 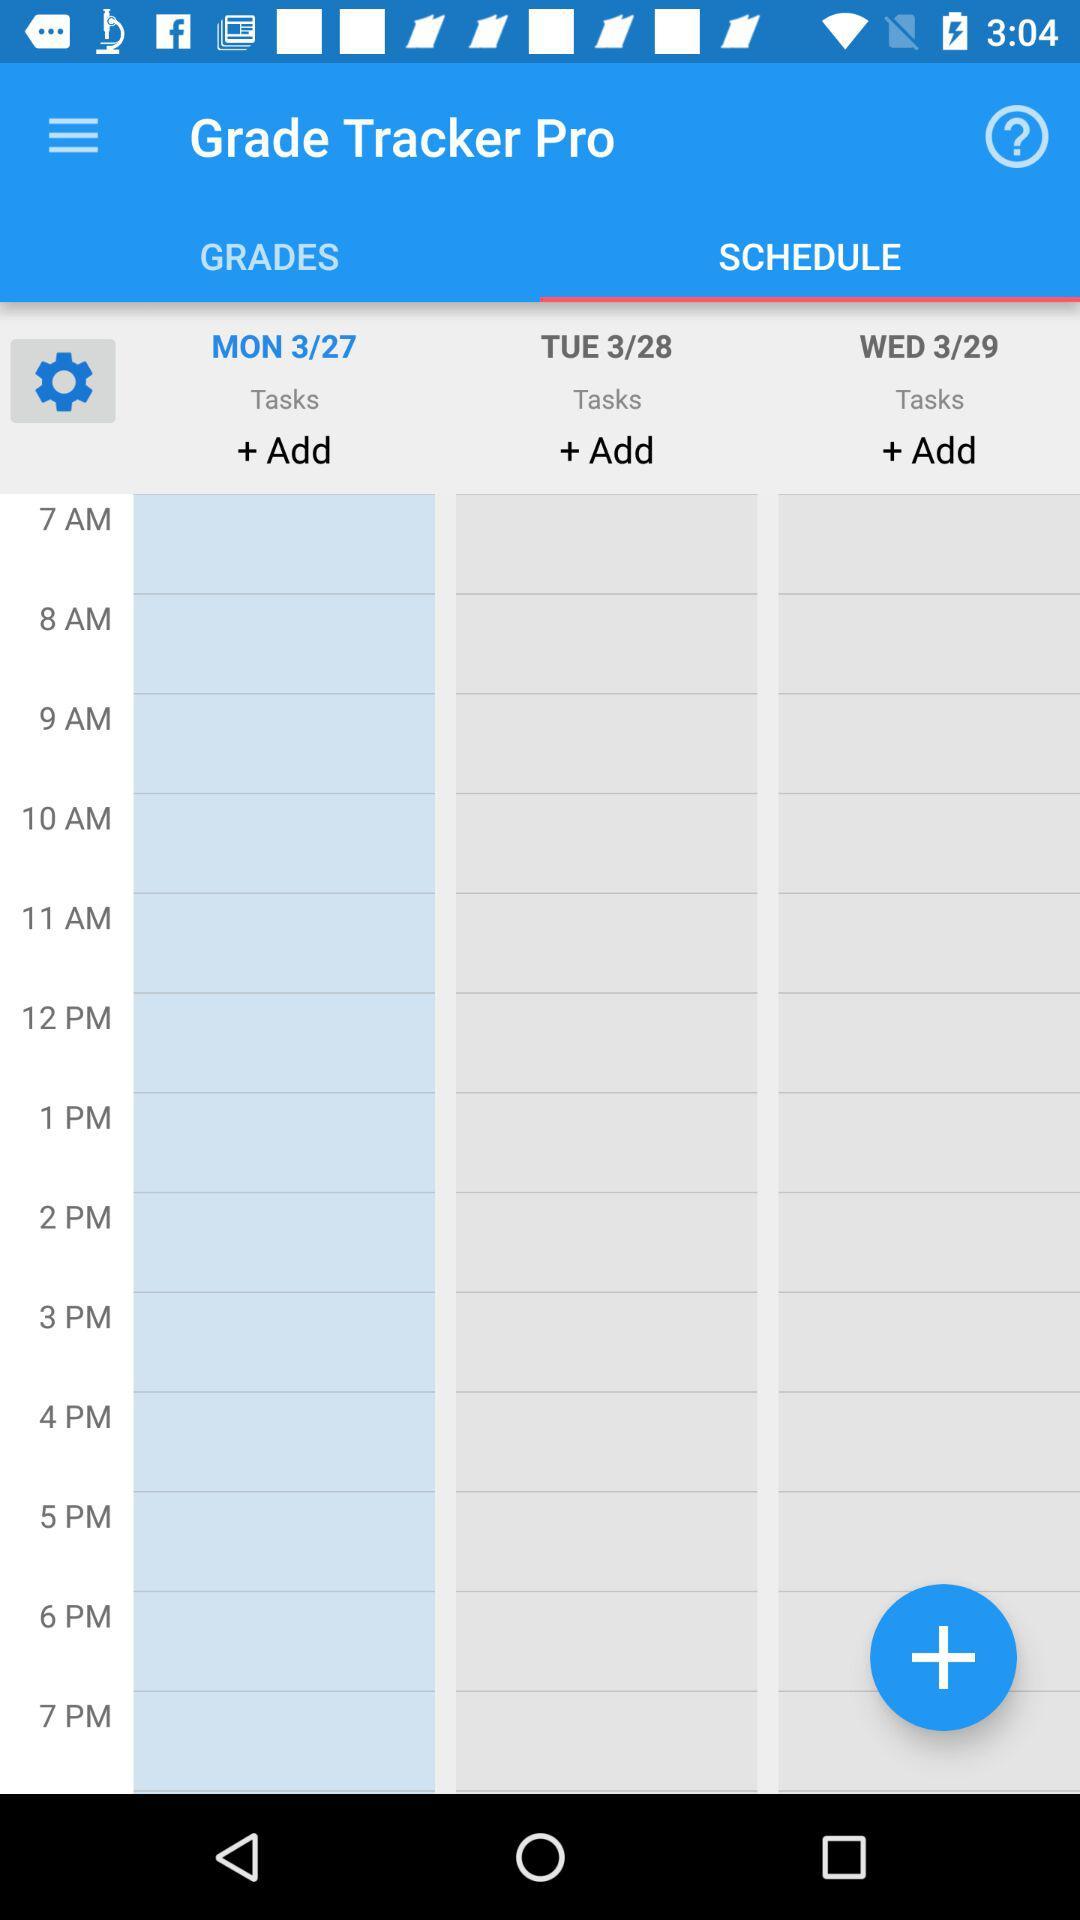 What do you see at coordinates (943, 1657) in the screenshot?
I see `the add icon` at bounding box center [943, 1657].